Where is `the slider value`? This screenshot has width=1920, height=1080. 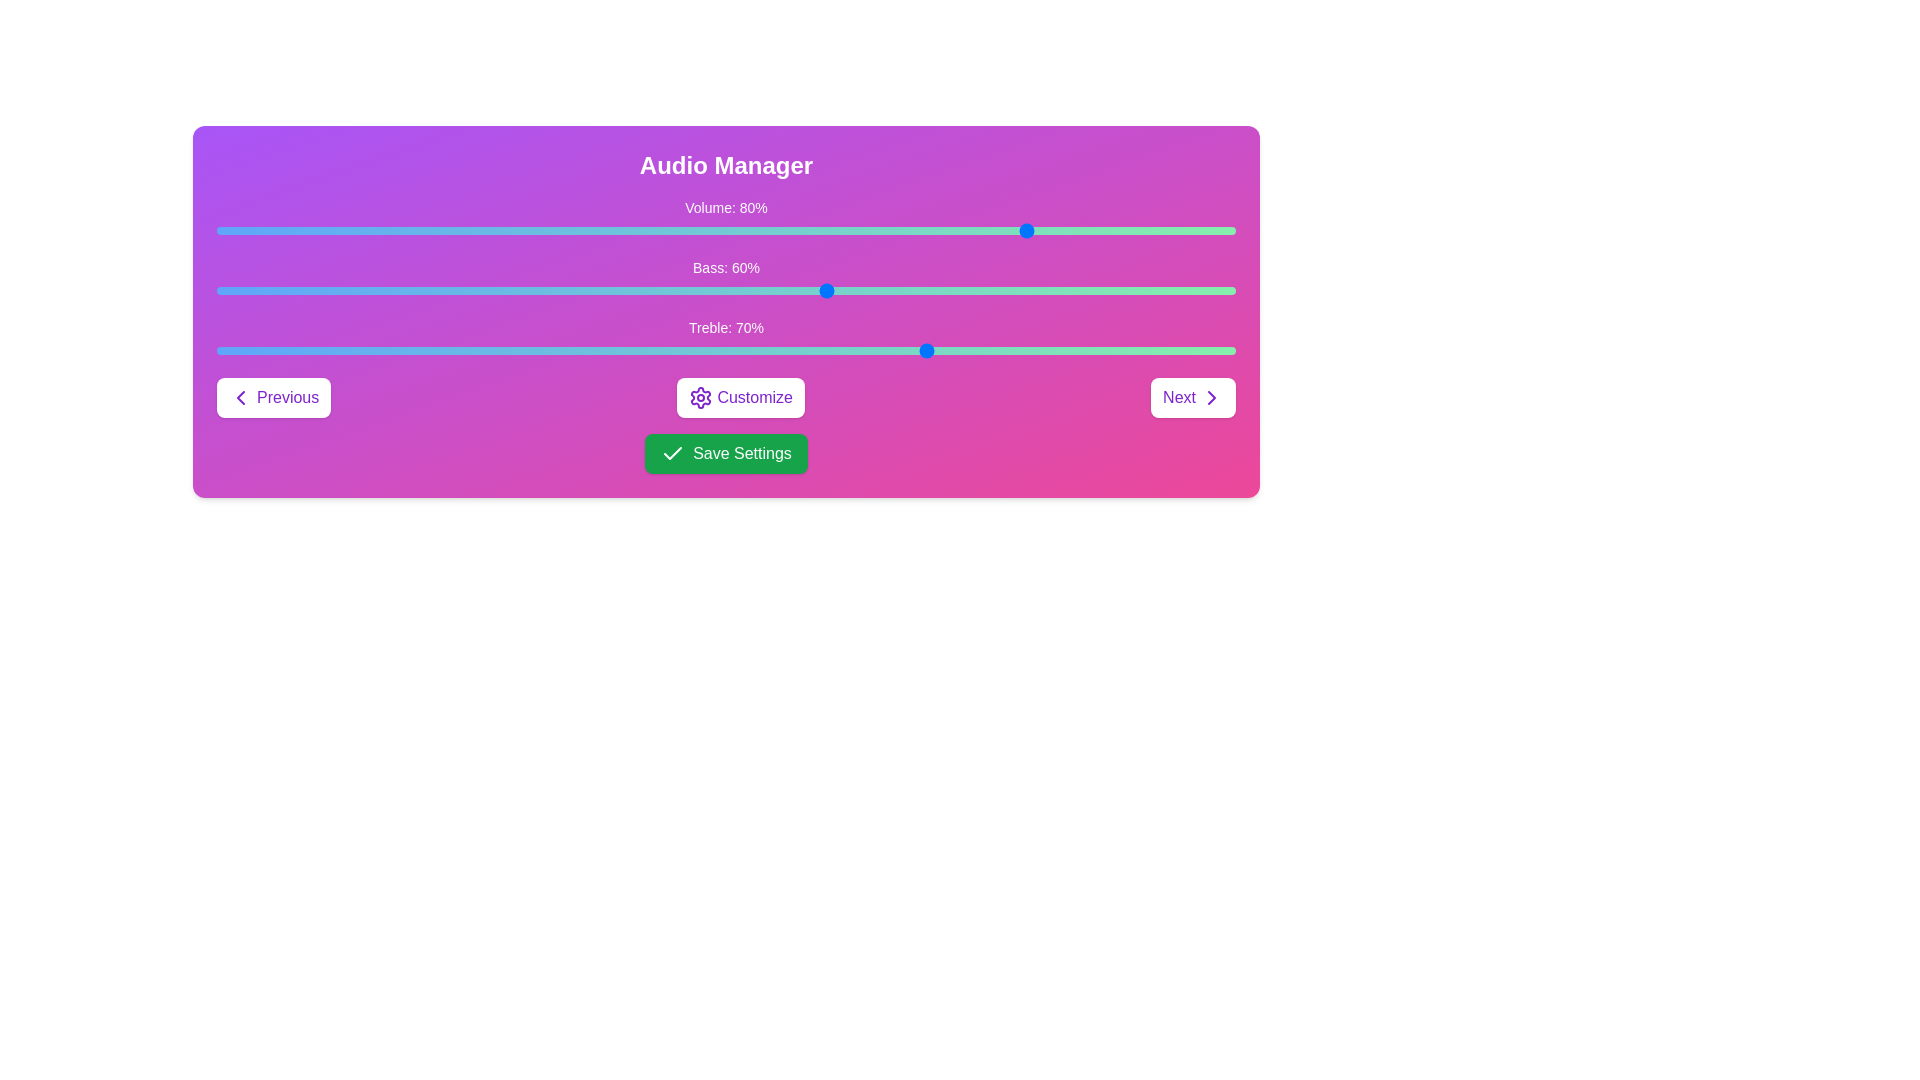 the slider value is located at coordinates (1134, 230).